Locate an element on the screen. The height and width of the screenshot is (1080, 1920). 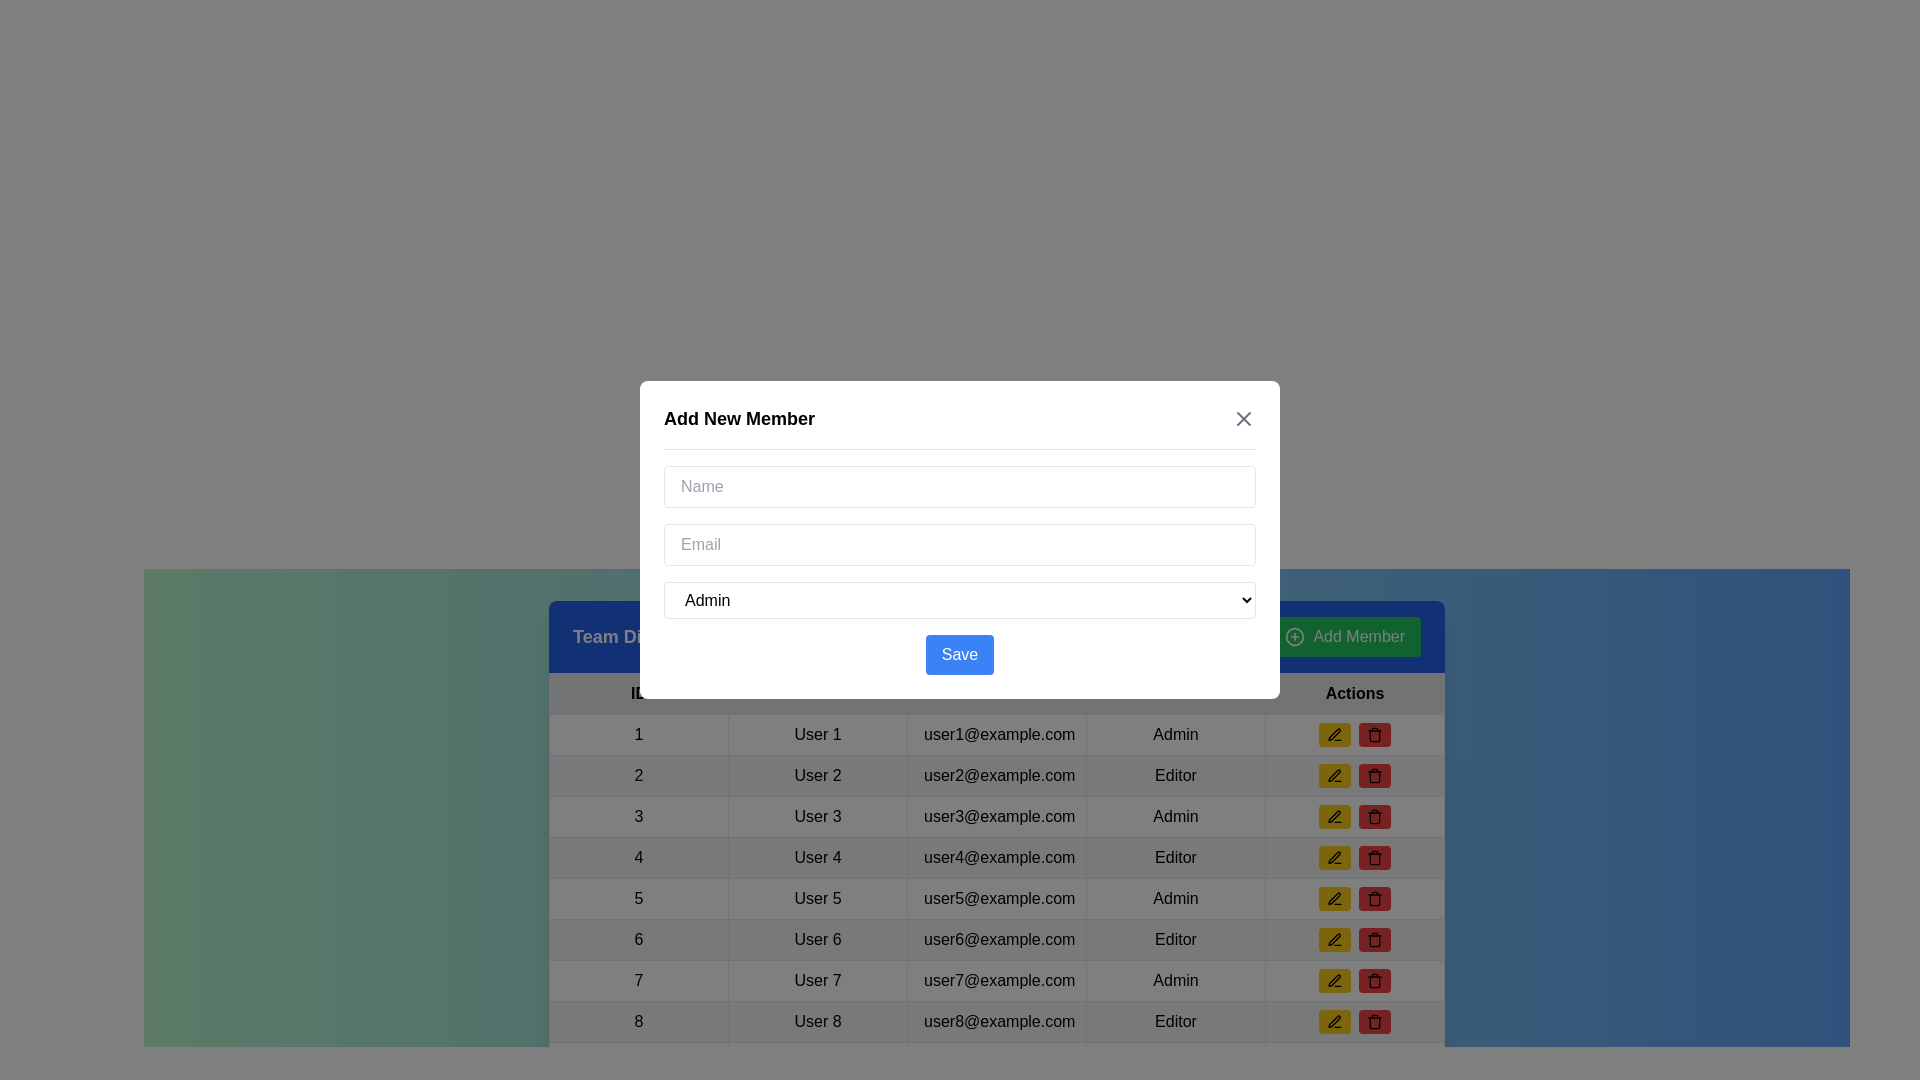
the text label displaying the email of the user in the third column of the fifth row of the table, located between 'User 5' and 'Admin' is located at coordinates (997, 897).